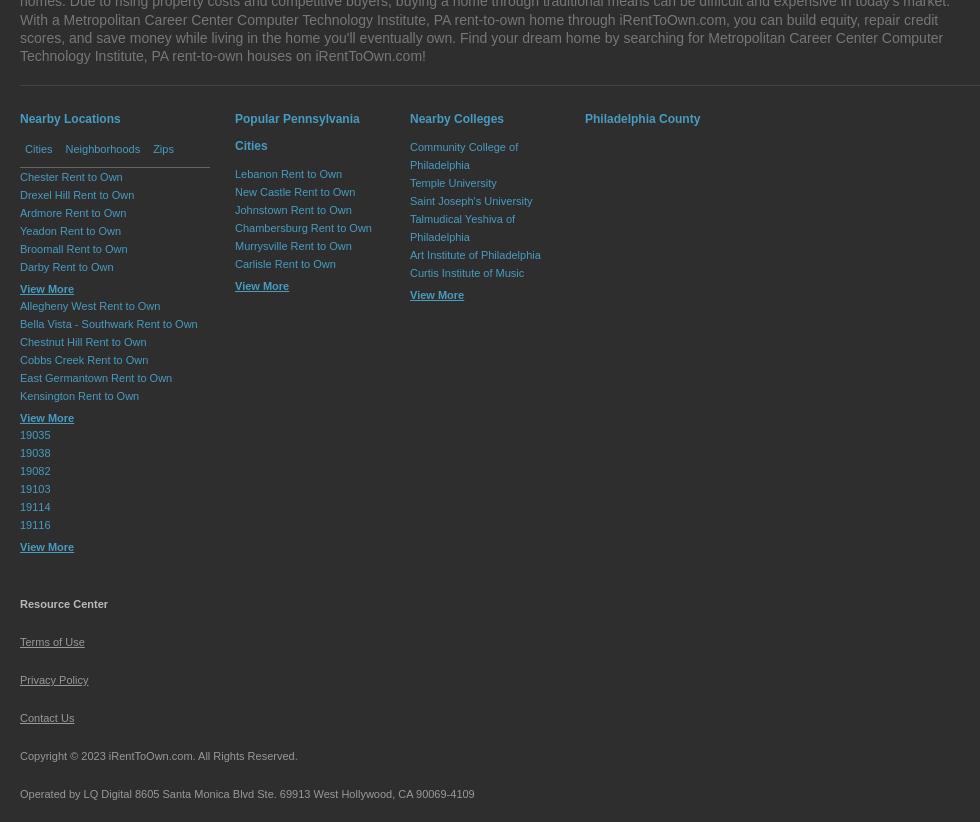 This screenshot has width=980, height=822. I want to click on 'New Castle
Rent to Own', so click(235, 191).